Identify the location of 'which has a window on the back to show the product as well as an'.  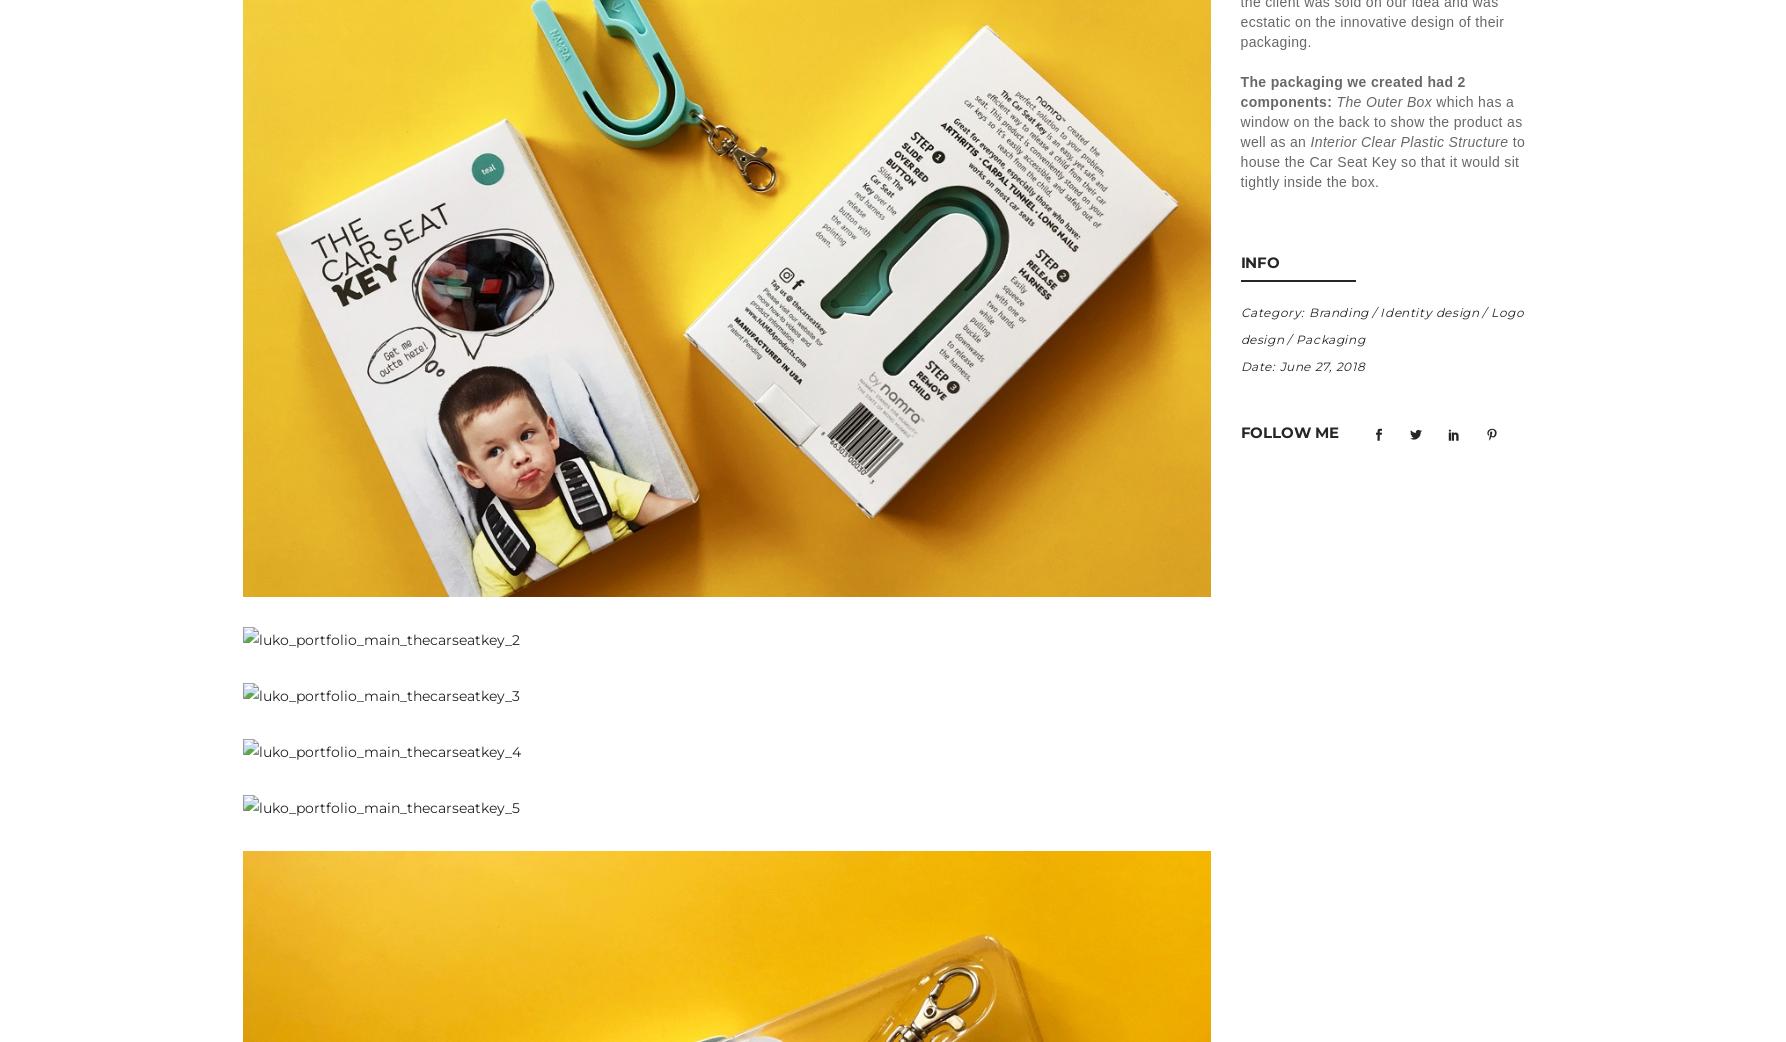
(1379, 120).